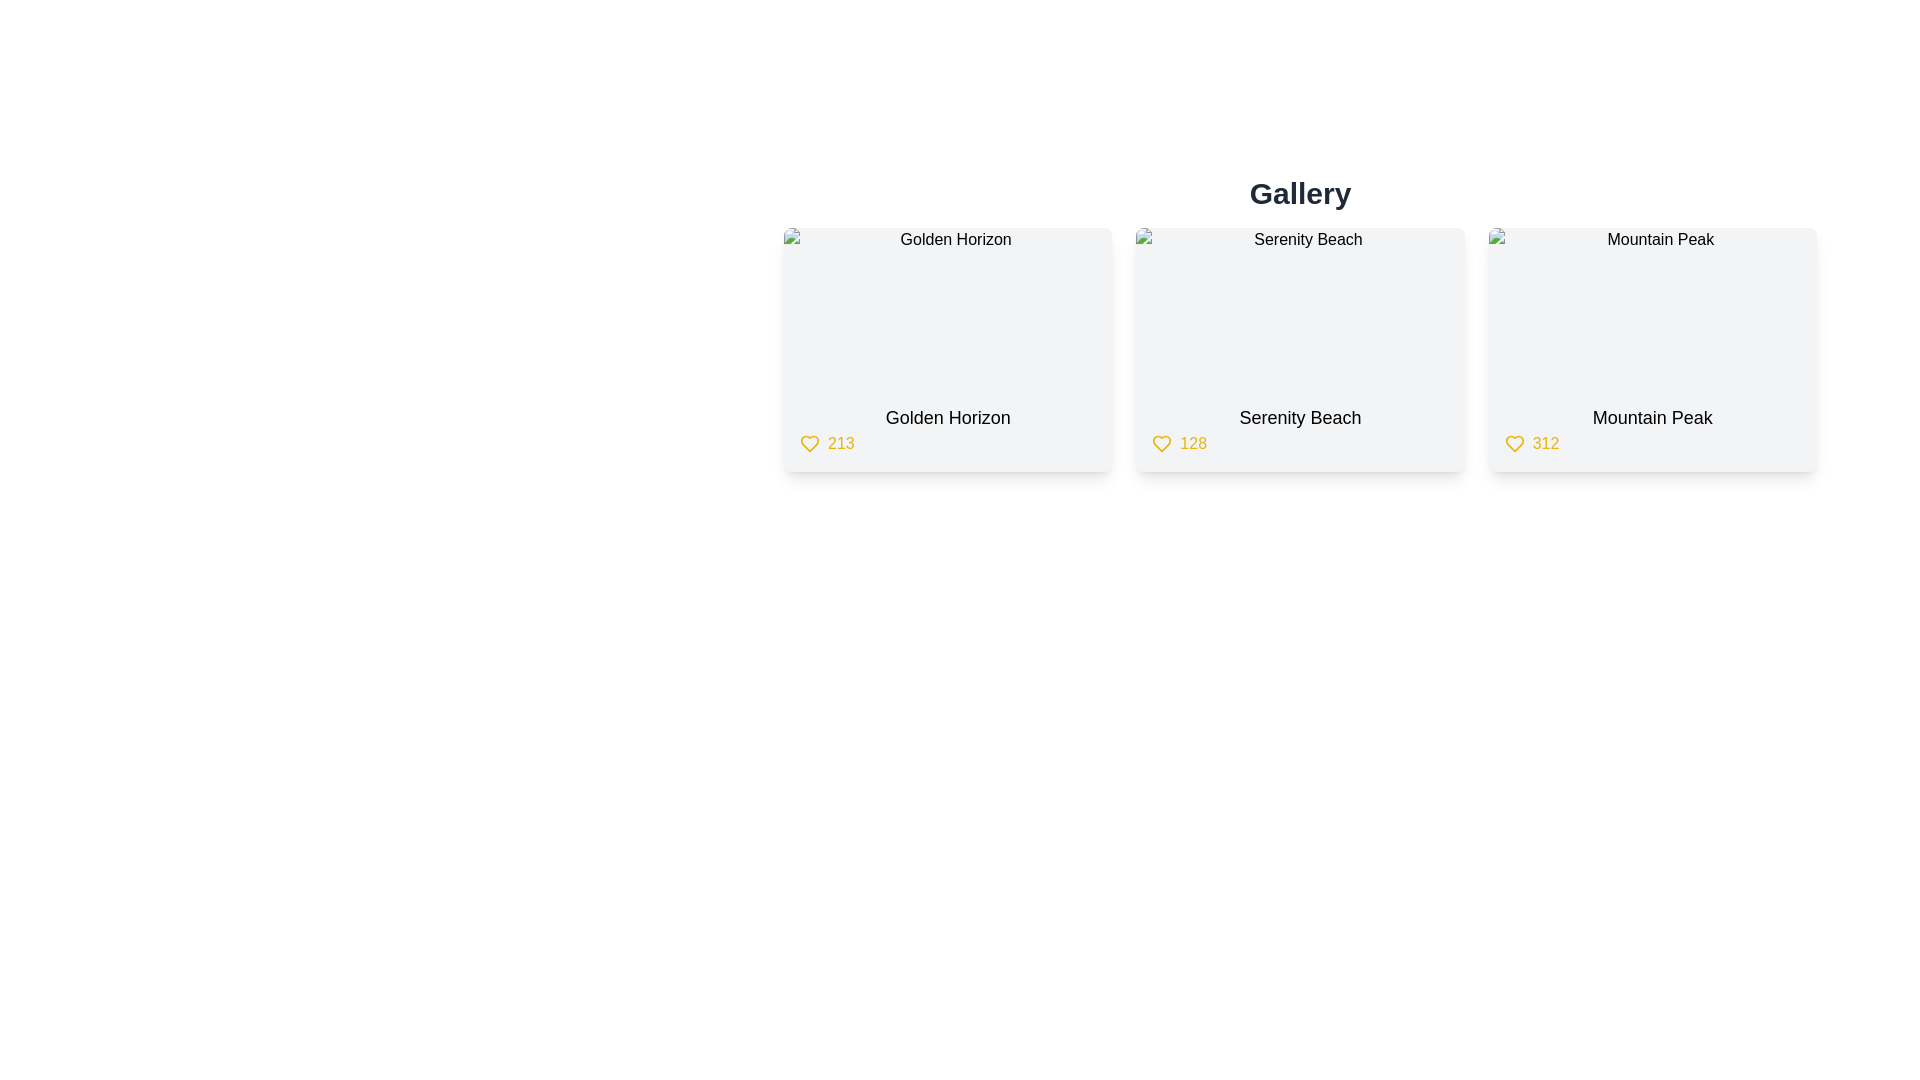  What do you see at coordinates (1300, 442) in the screenshot?
I see `the count displayed next to the yellow heart icon labeled '128' within the 'Serenity Beach' card located in the gallery layout` at bounding box center [1300, 442].